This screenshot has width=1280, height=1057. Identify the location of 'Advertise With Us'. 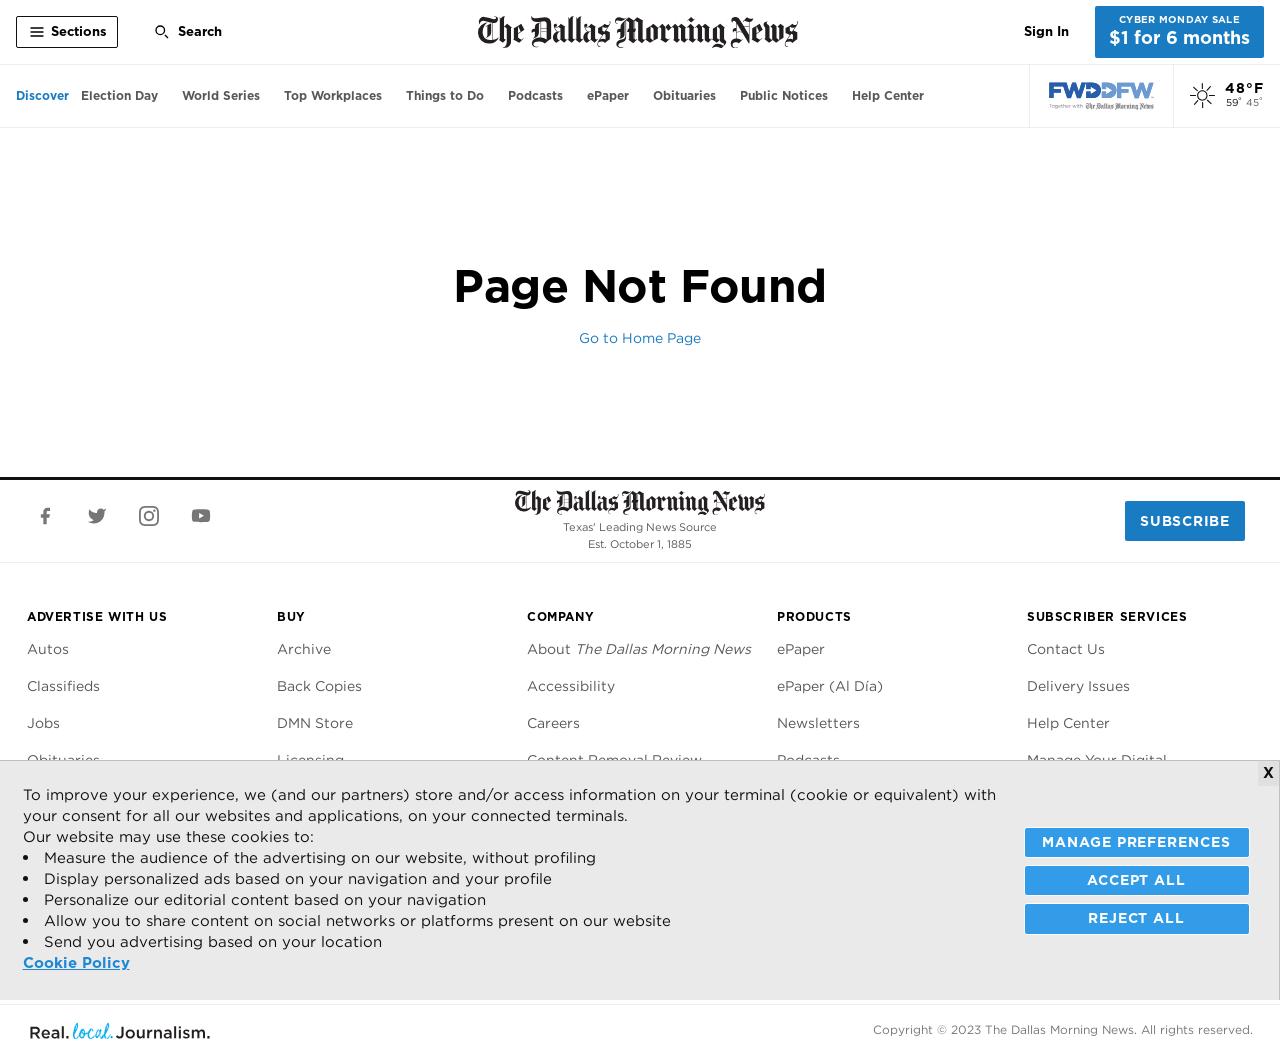
(96, 616).